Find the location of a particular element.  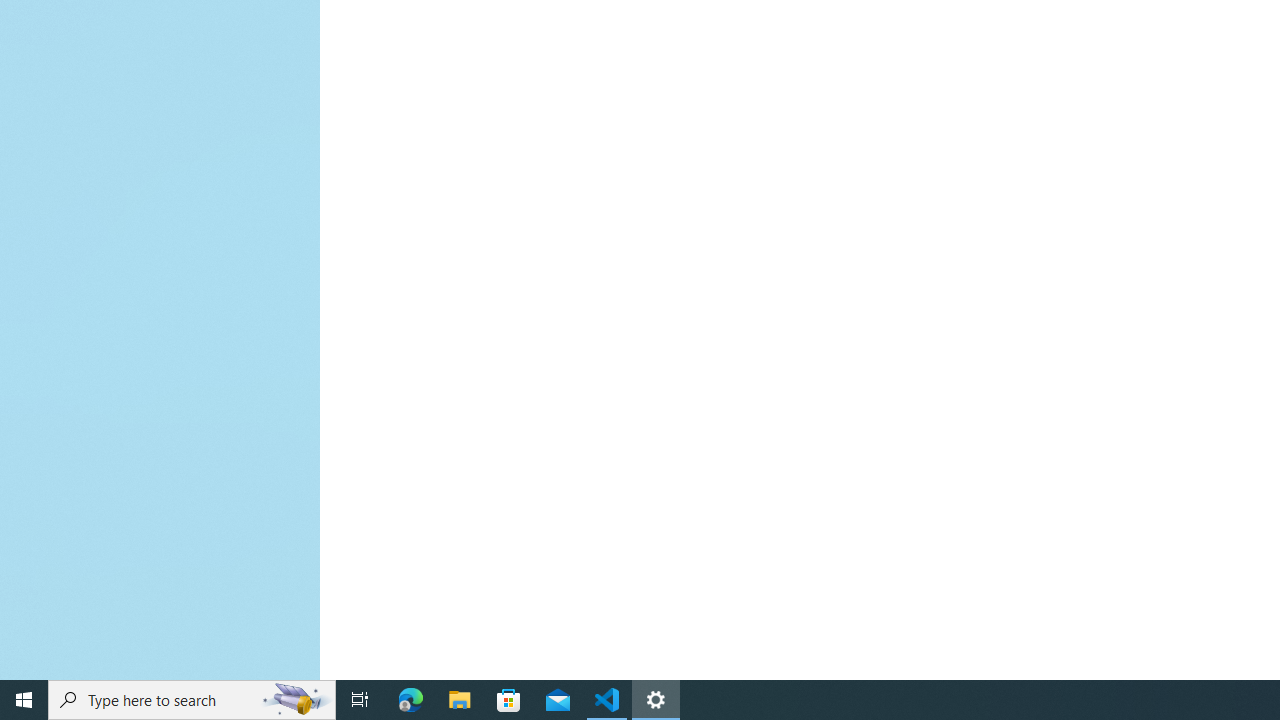

'Microsoft Store' is located at coordinates (509, 698).